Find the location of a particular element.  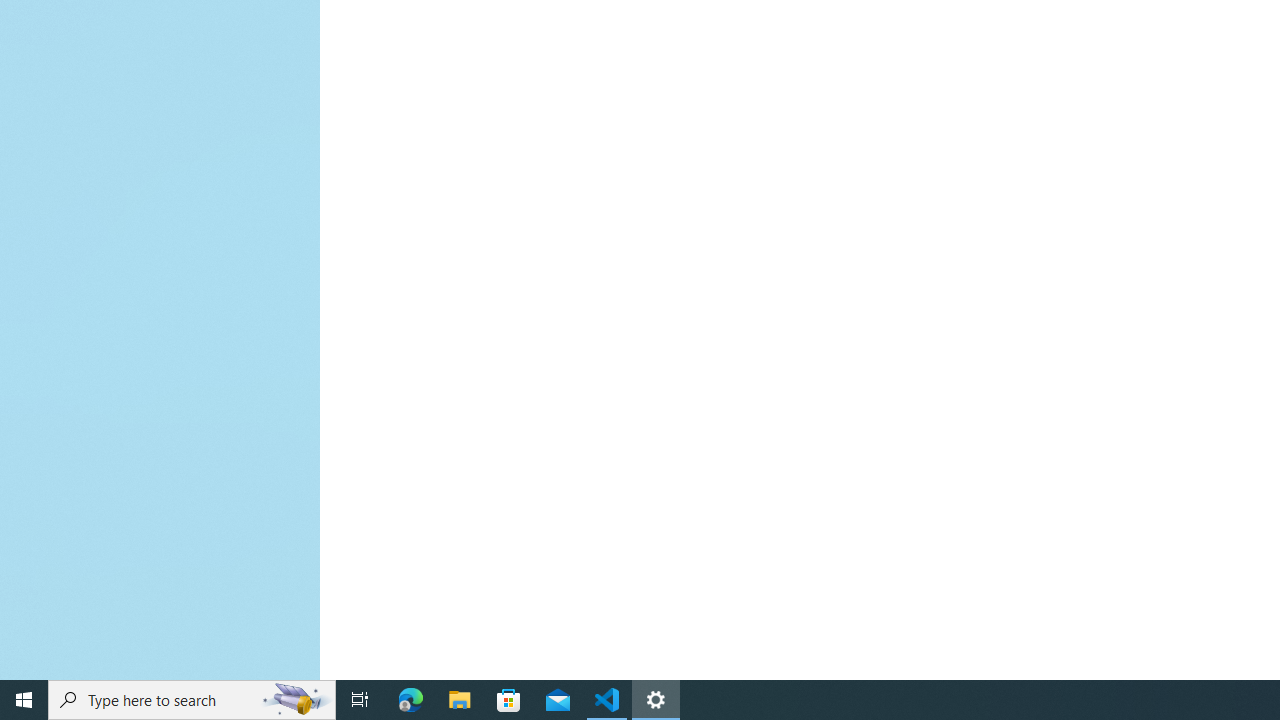

'Microsoft Store' is located at coordinates (509, 698).